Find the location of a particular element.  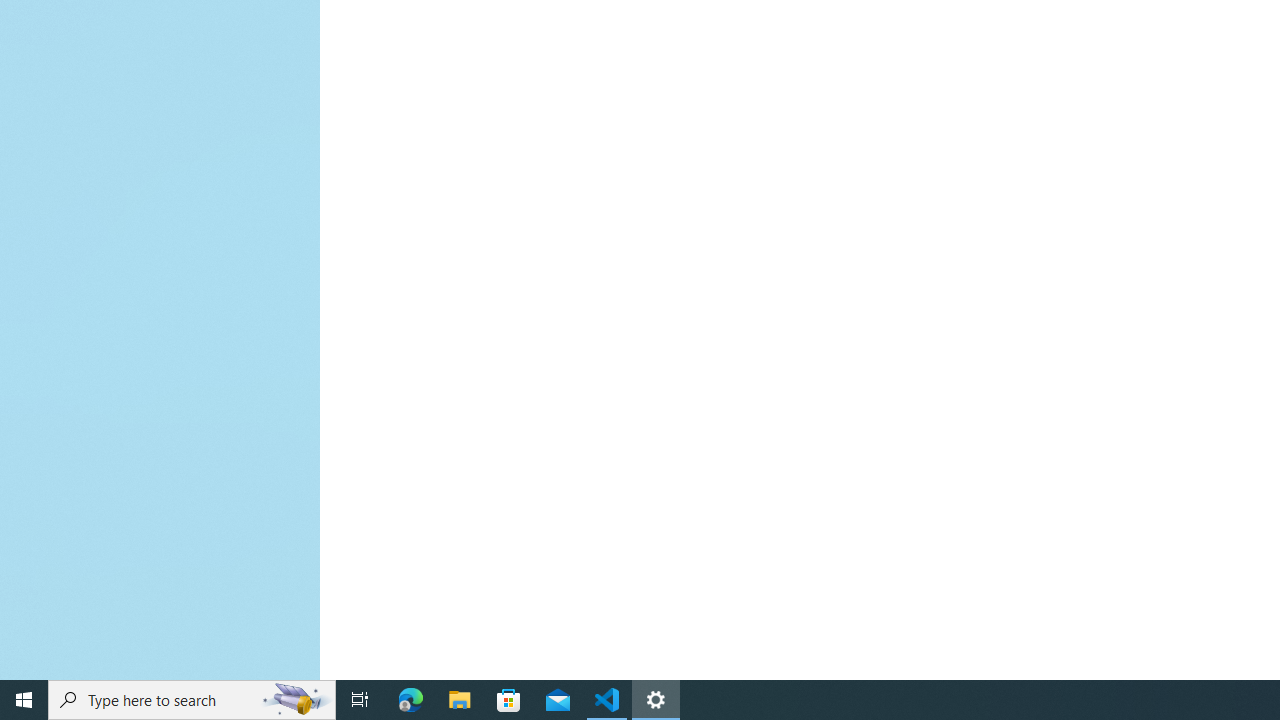

'Microsoft Store' is located at coordinates (509, 698).